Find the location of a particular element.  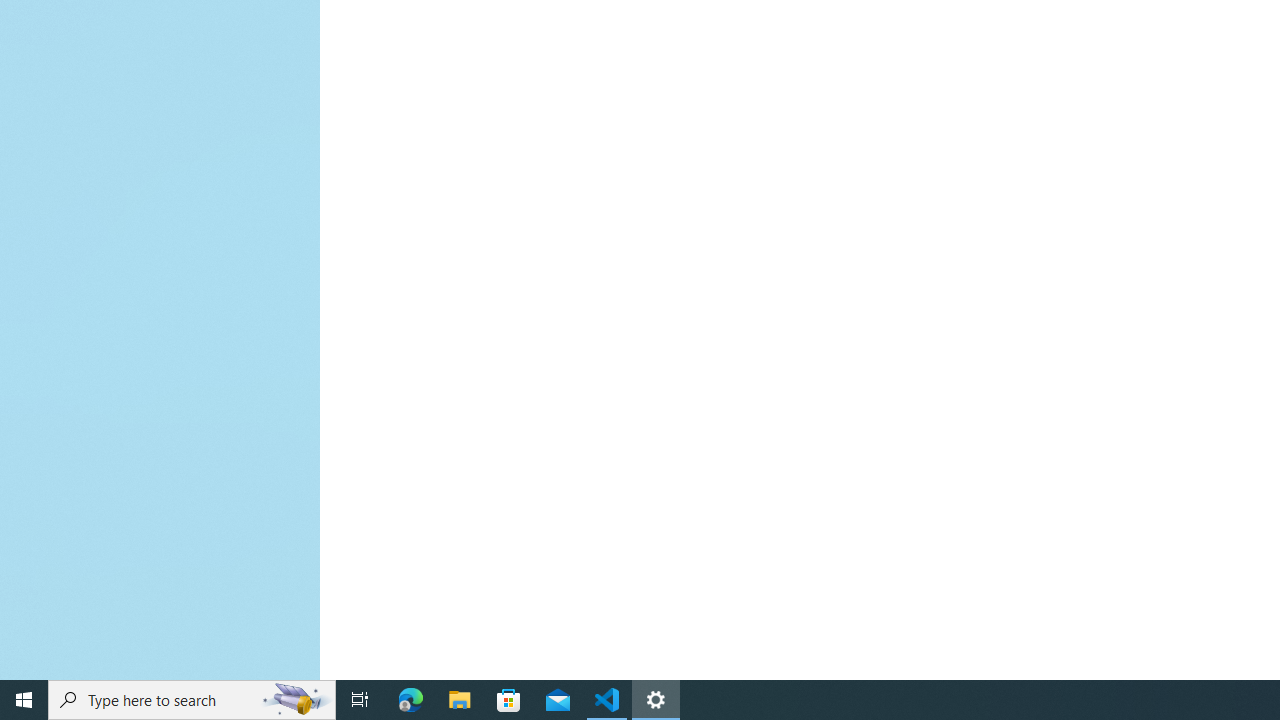

'Microsoft Store' is located at coordinates (509, 698).